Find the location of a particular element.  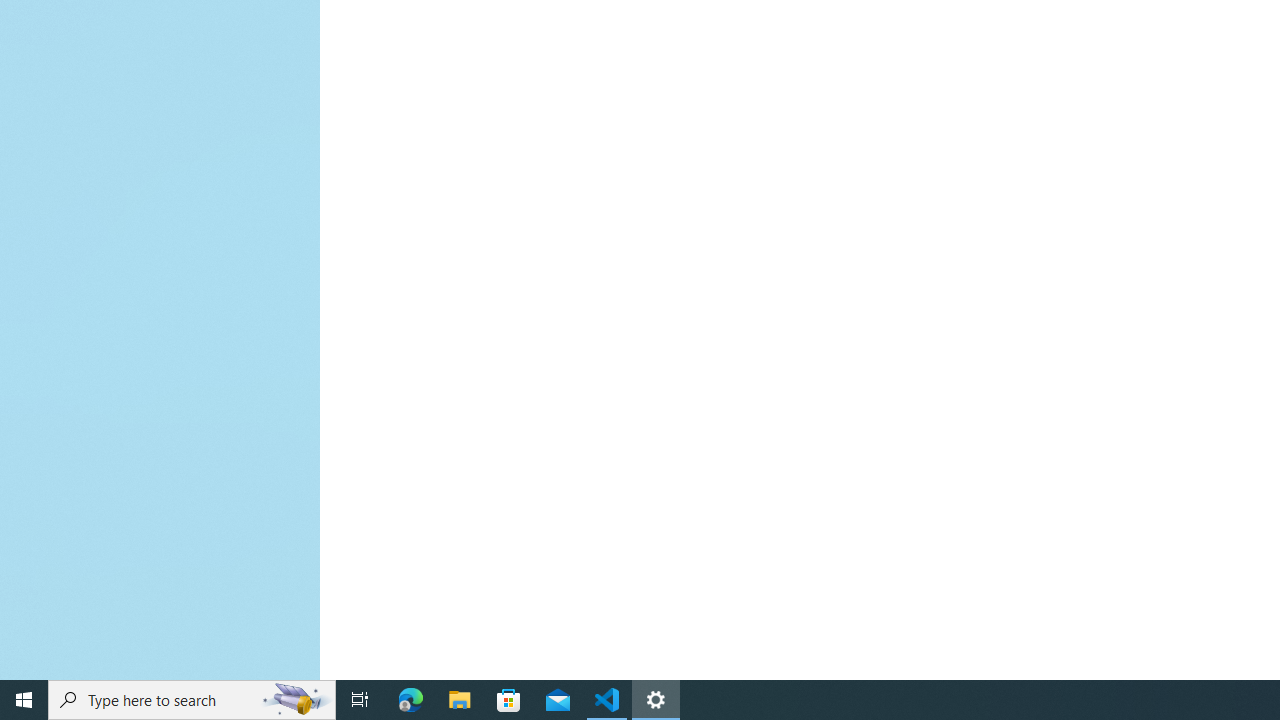

'Microsoft Store' is located at coordinates (509, 698).